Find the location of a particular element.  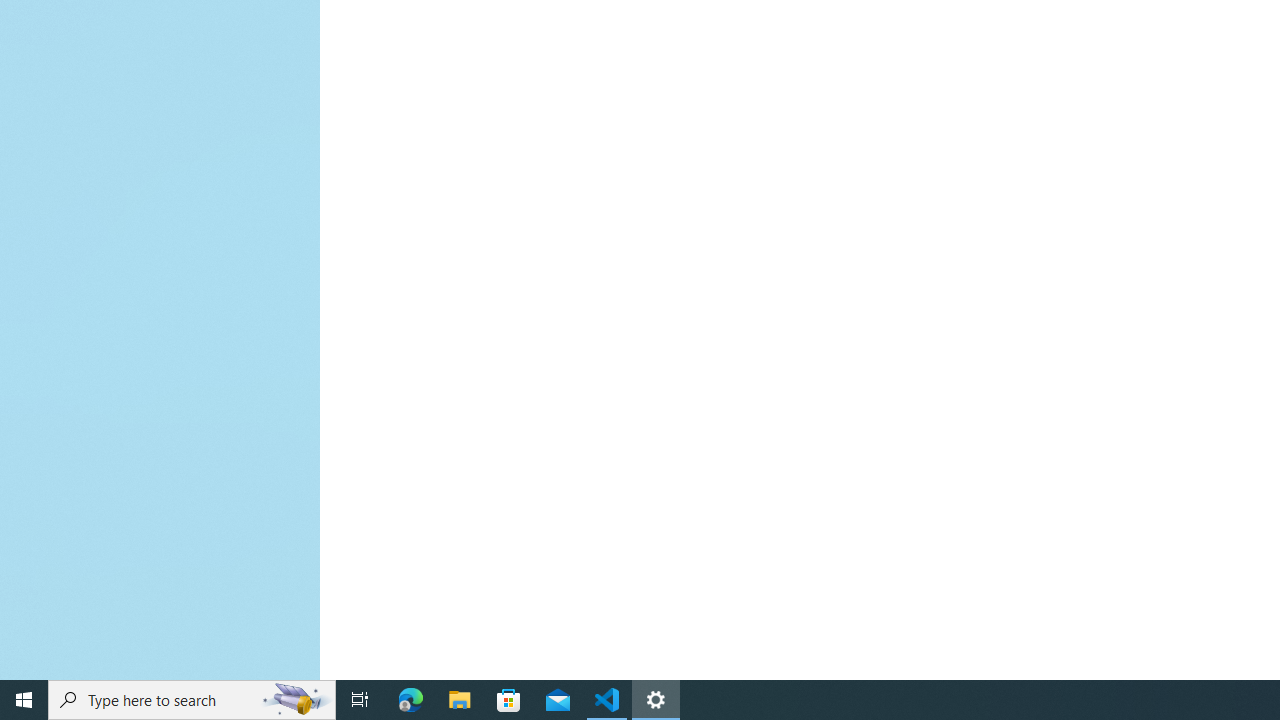

'Microsoft Store' is located at coordinates (509, 698).